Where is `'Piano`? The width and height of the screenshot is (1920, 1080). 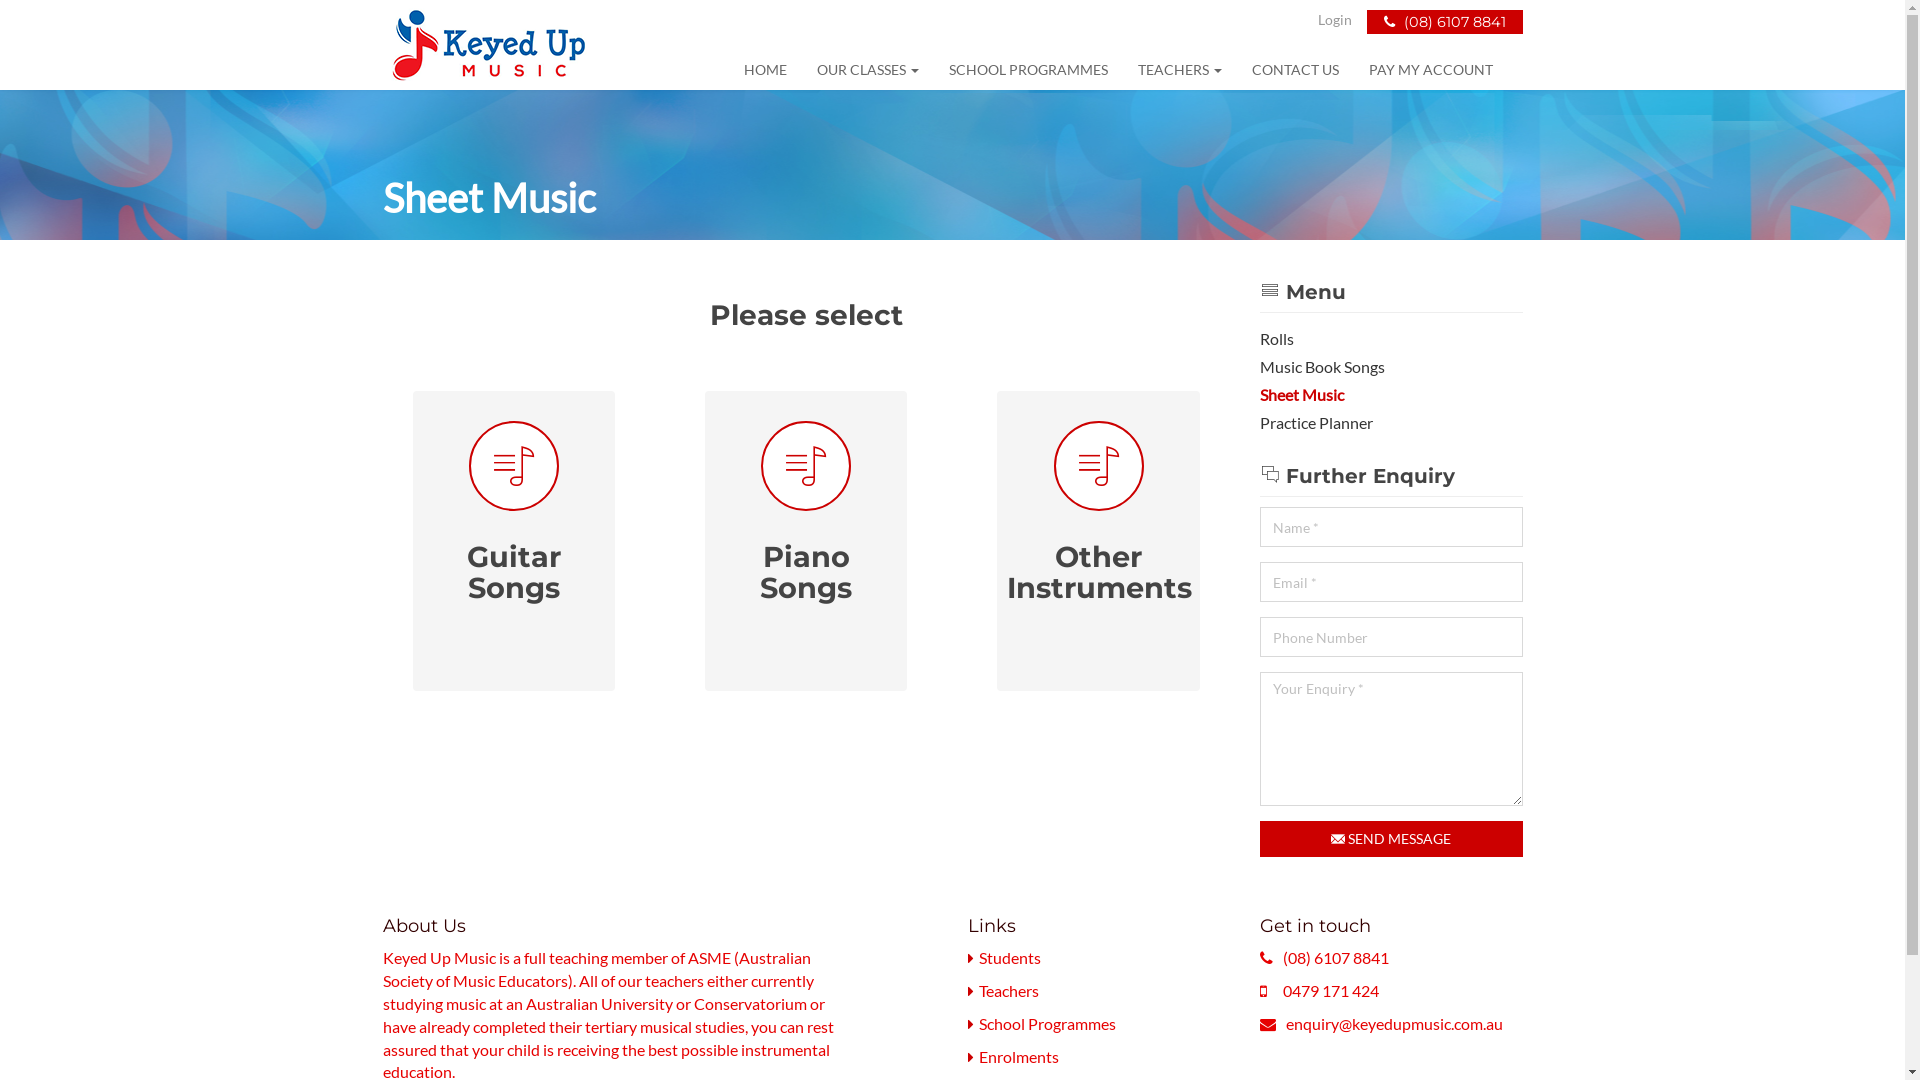
'Piano is located at coordinates (806, 511).